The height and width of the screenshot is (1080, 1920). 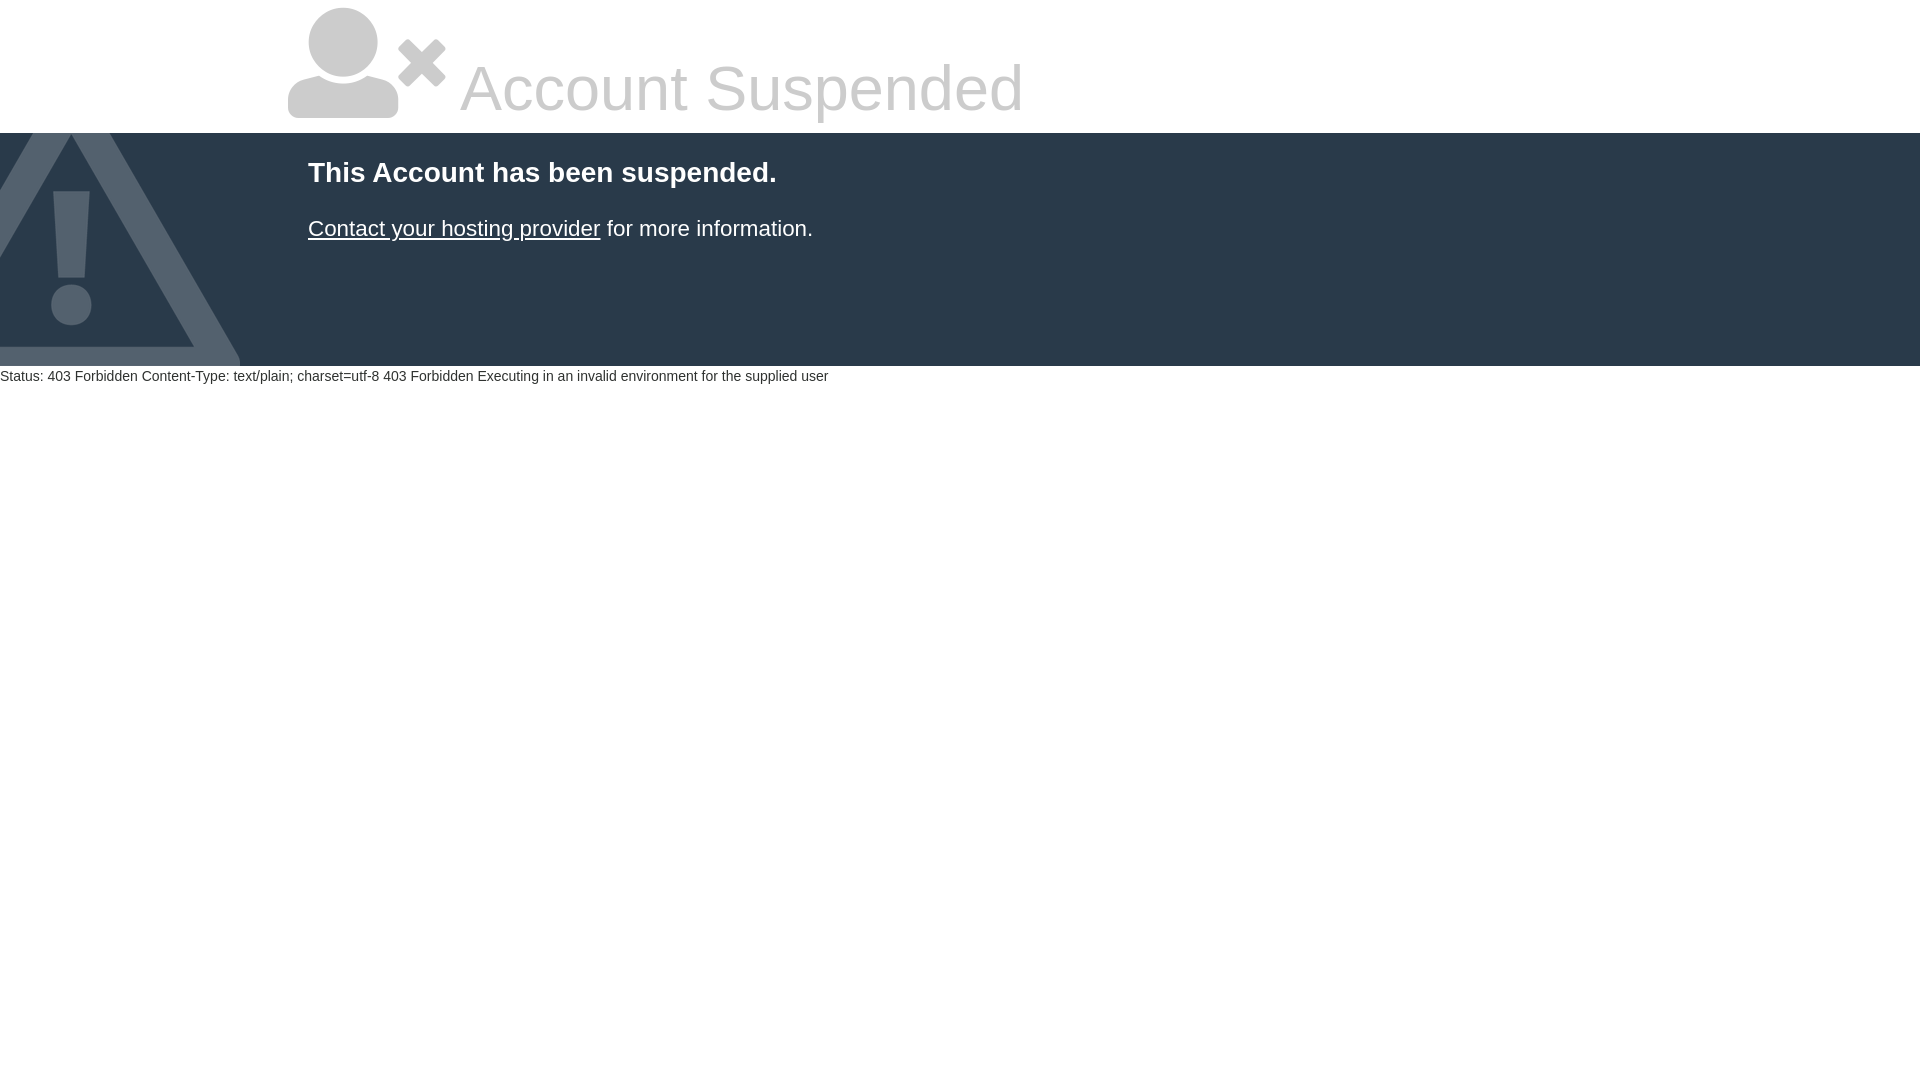 I want to click on 'Contact your hosting provider', so click(x=306, y=227).